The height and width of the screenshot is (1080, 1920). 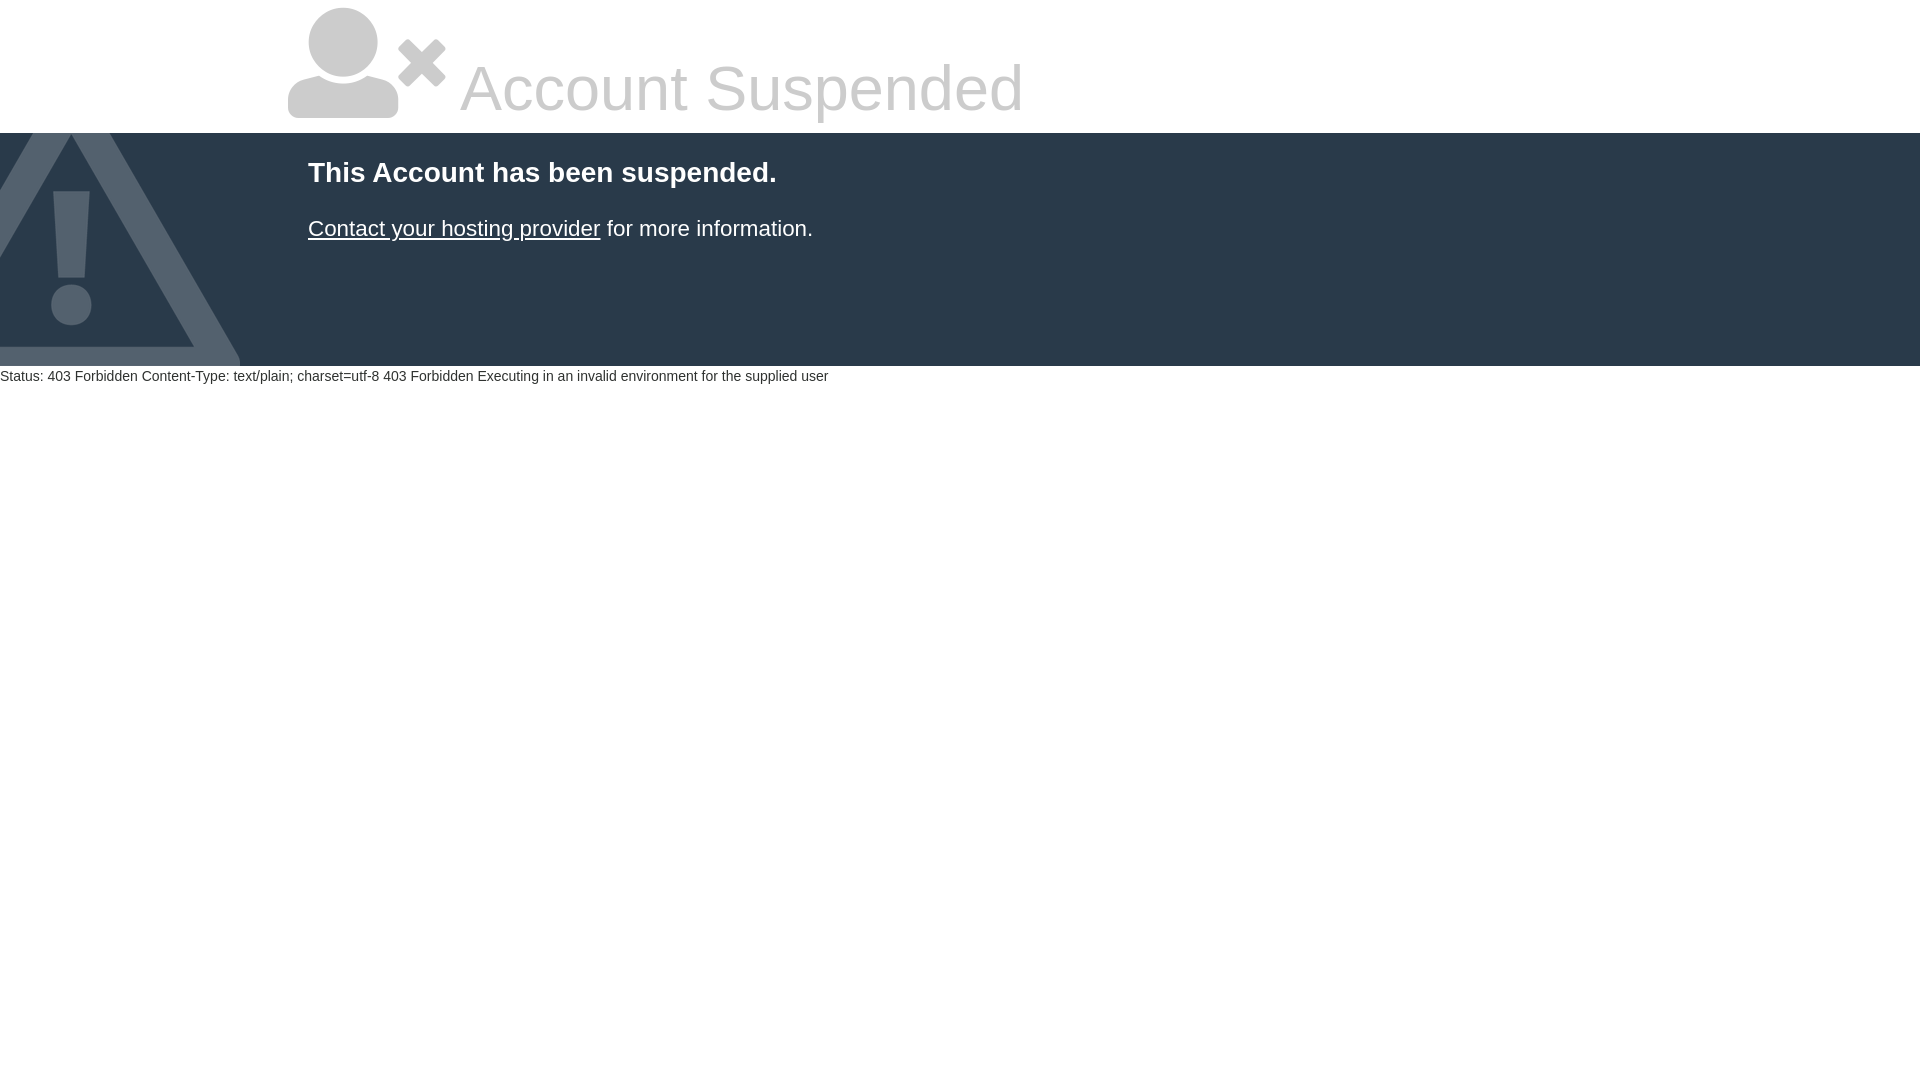 I want to click on 'Contact your hosting provider', so click(x=306, y=227).